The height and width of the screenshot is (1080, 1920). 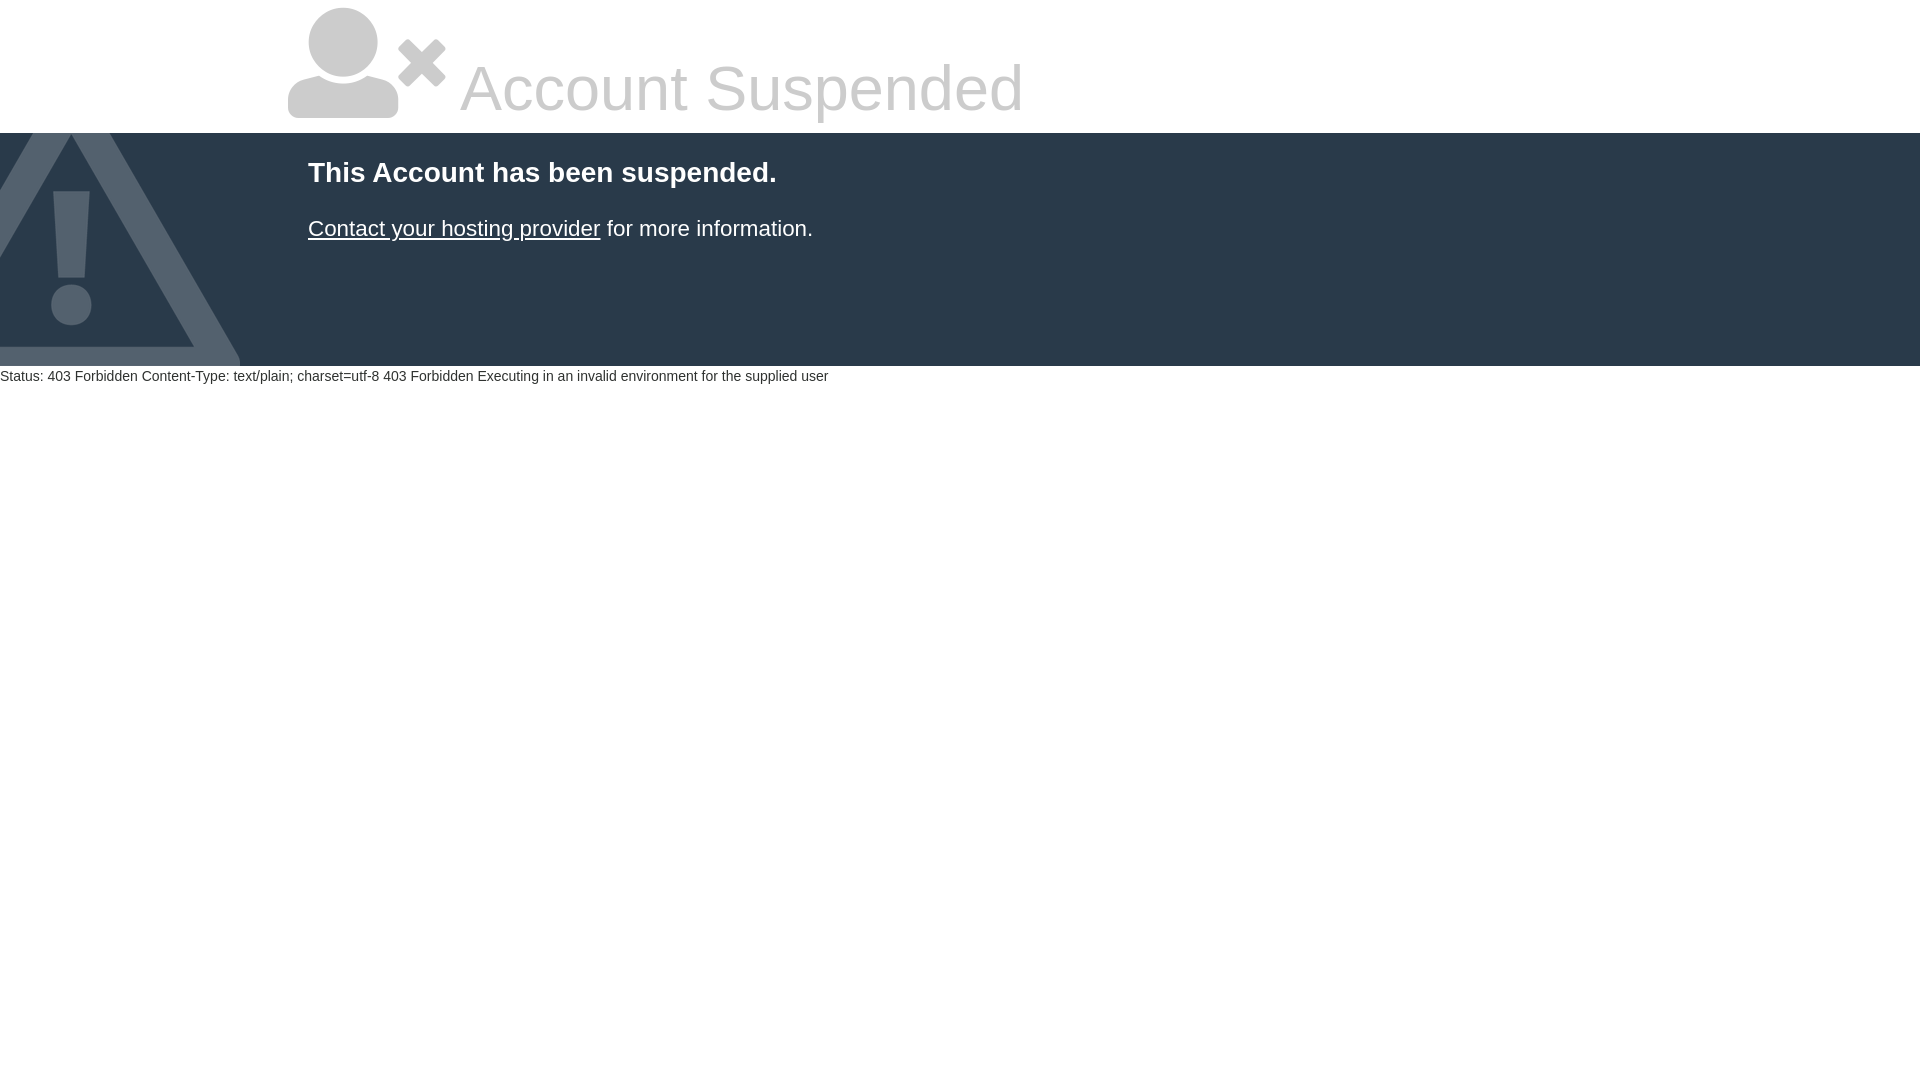 I want to click on 'Contact your hosting provider', so click(x=306, y=227).